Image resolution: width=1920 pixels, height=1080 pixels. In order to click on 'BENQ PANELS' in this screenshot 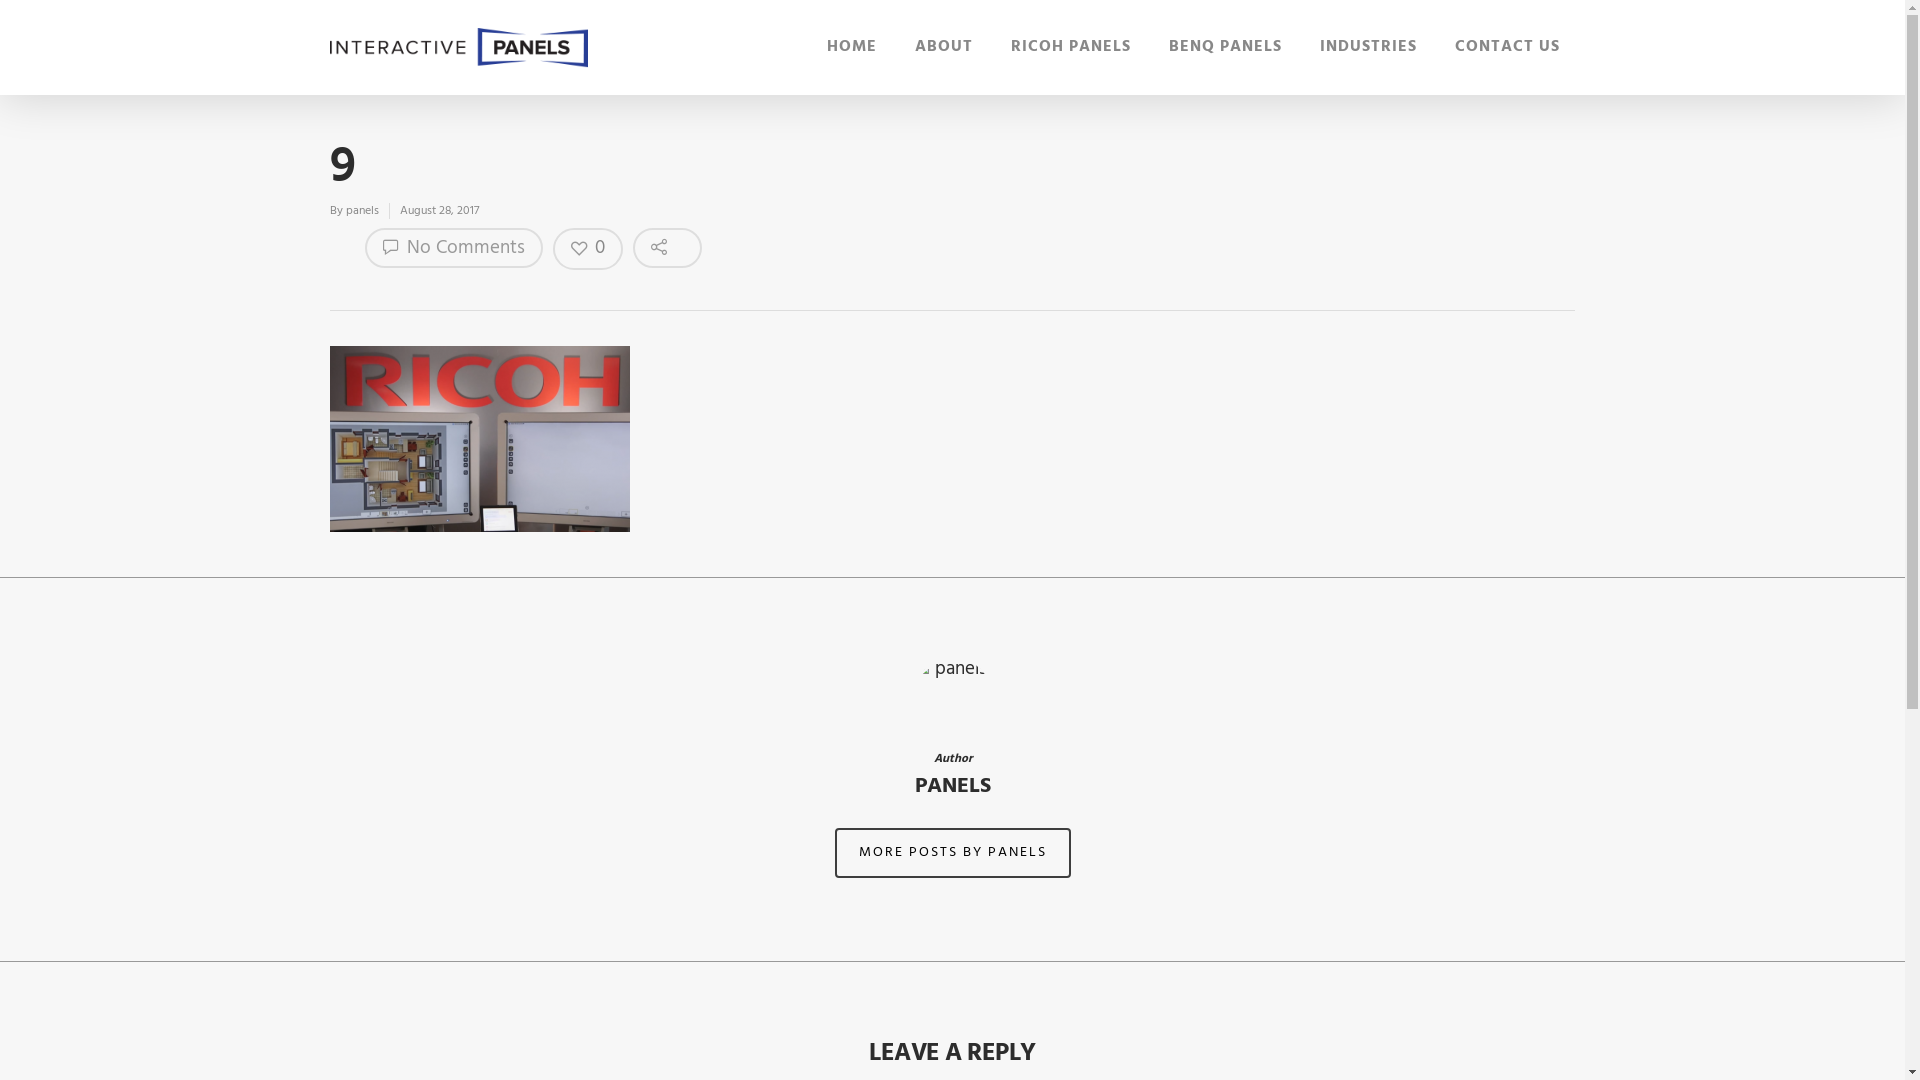, I will do `click(1169, 50)`.